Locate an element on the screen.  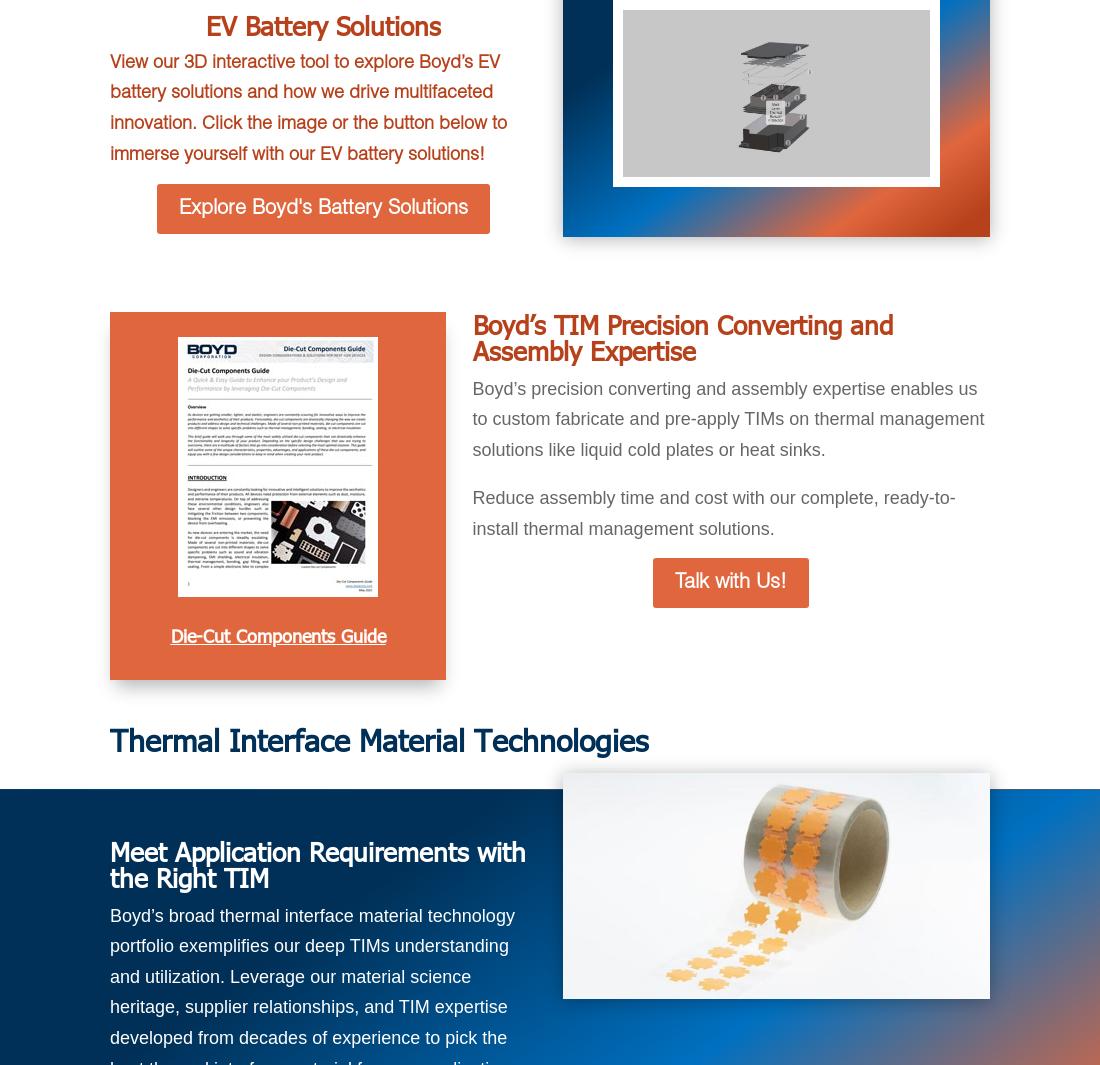
'Thermal Interface Material Technologies' is located at coordinates (378, 738).